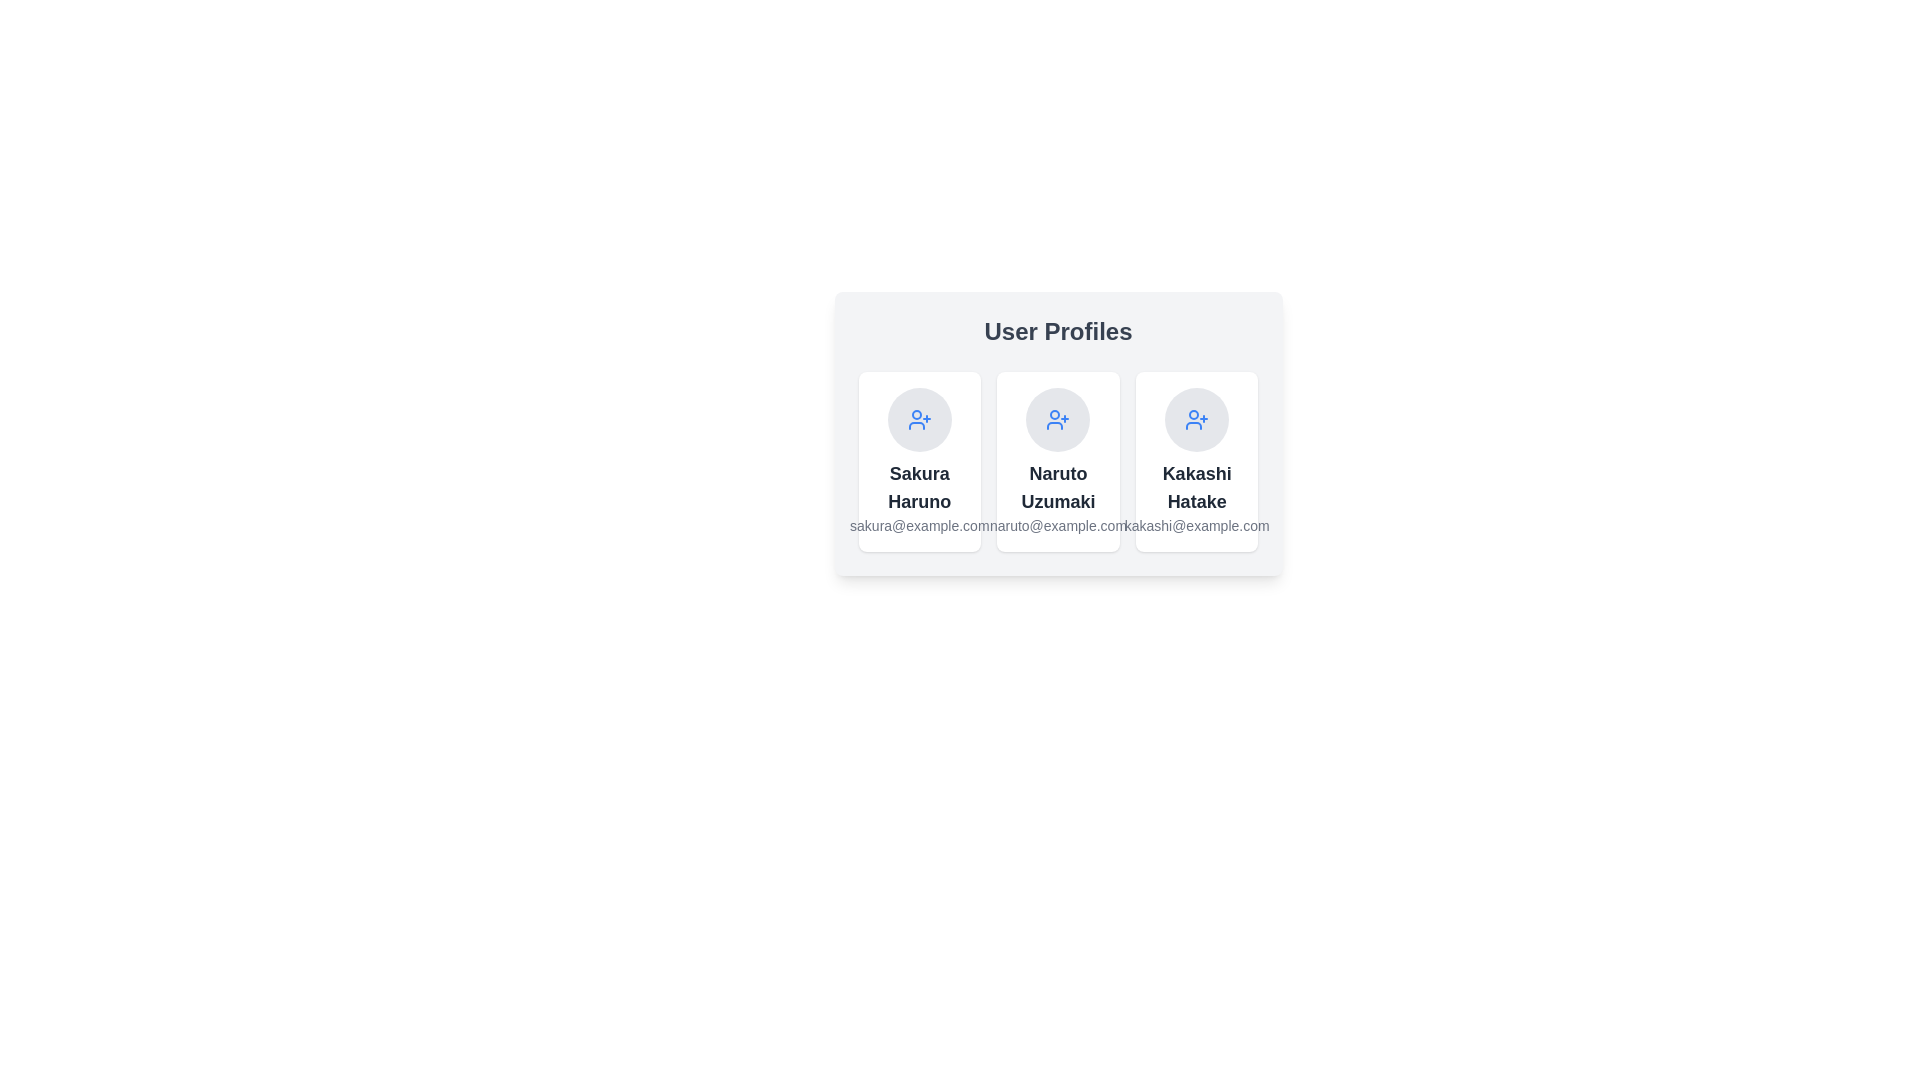 This screenshot has height=1080, width=1920. Describe the element at coordinates (1197, 419) in the screenshot. I see `the user profile icon located at the top of the third card in the horizontal row of user profile cards` at that location.